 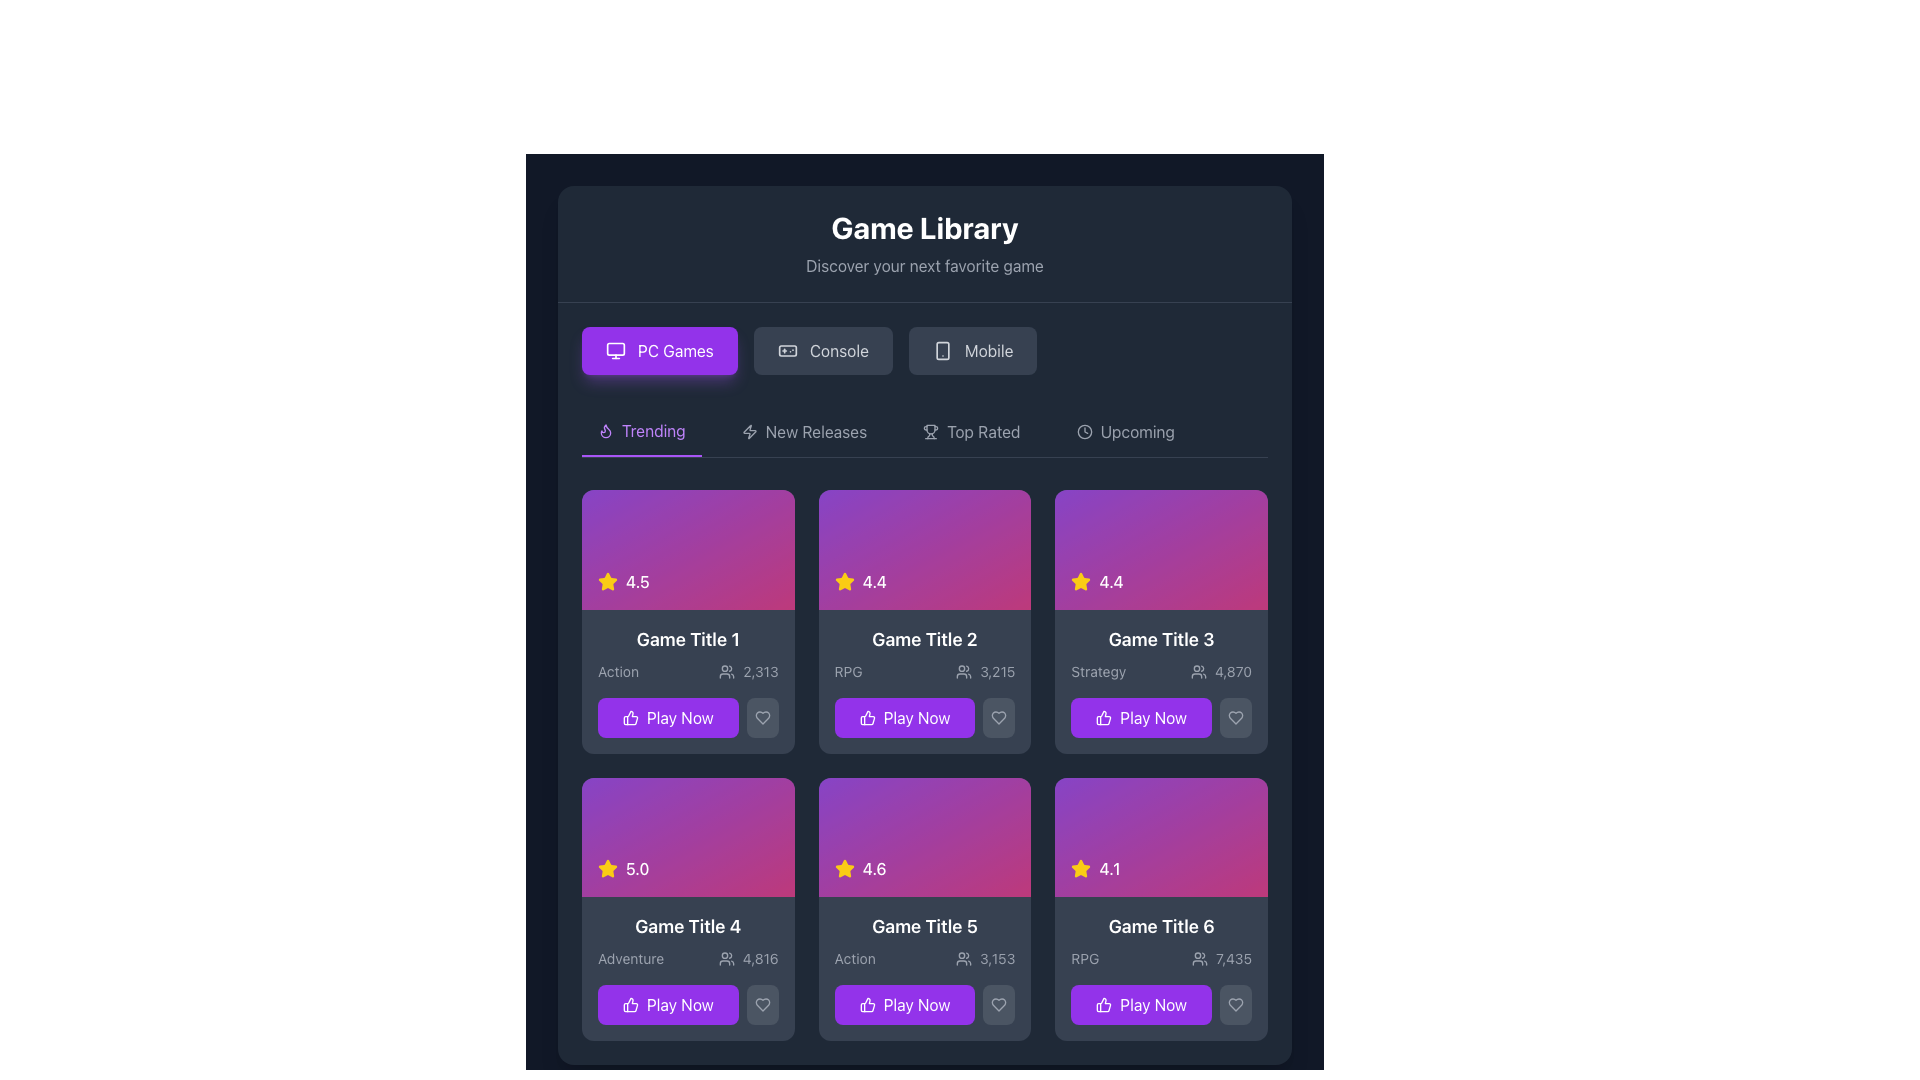 I want to click on the text label displaying 'Strategy', which is styled in gray and located in the metadata section of the 'Game Title 3' card in the 'Game Library' grid, so click(x=1097, y=671).